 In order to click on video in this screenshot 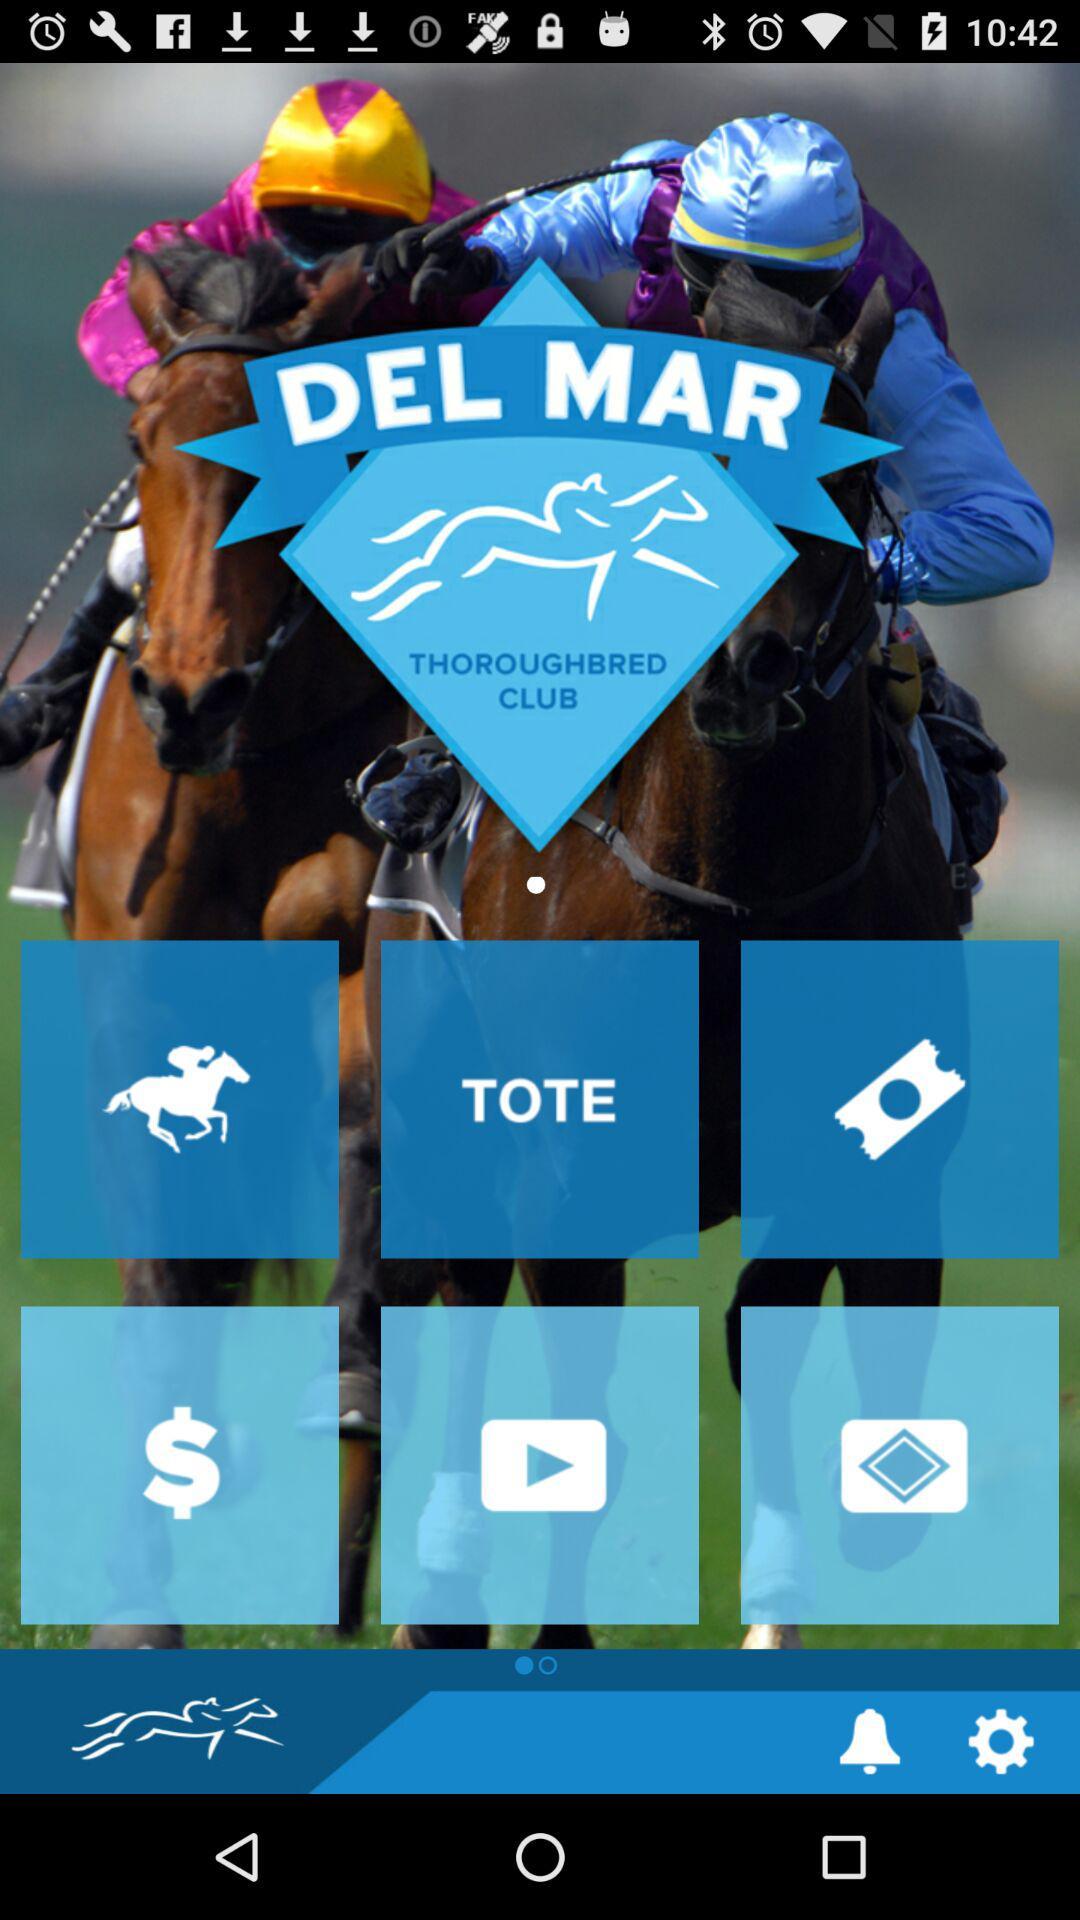, I will do `click(540, 1465)`.